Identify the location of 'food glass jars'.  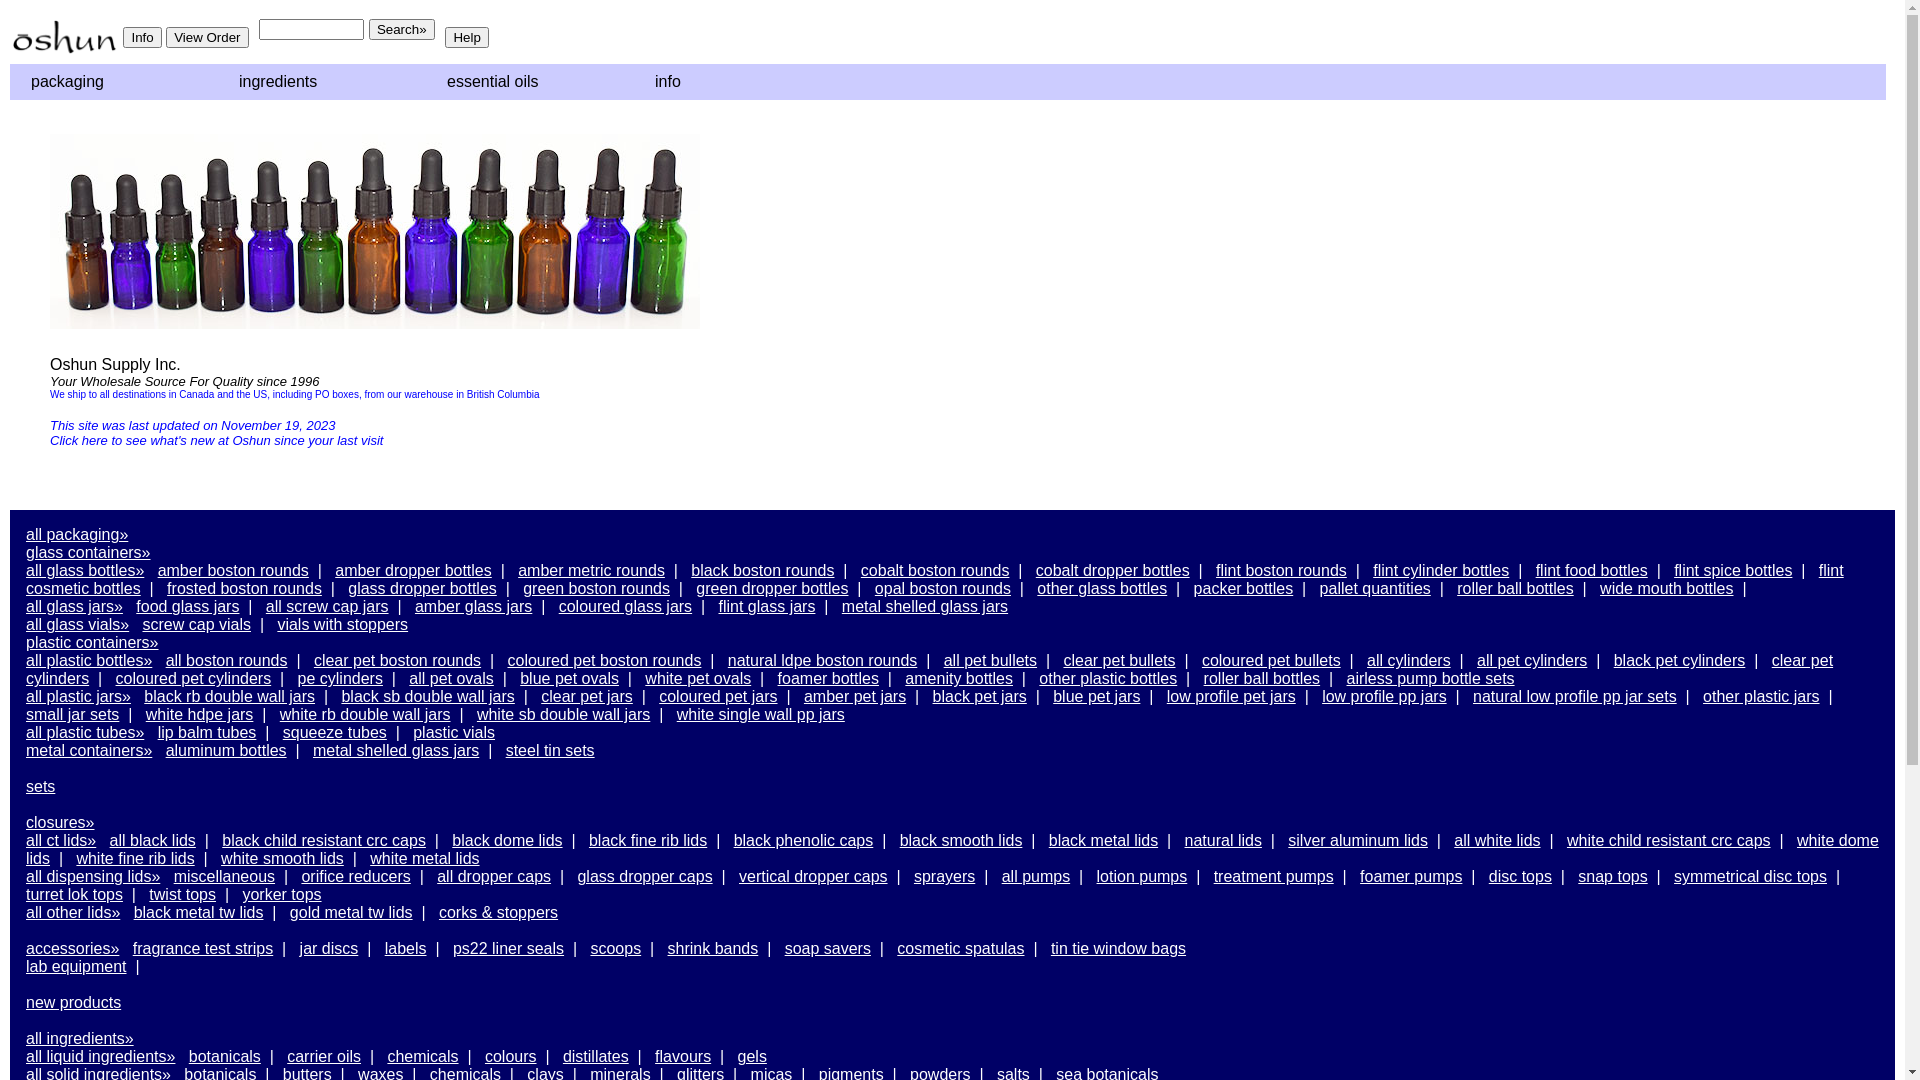
(134, 605).